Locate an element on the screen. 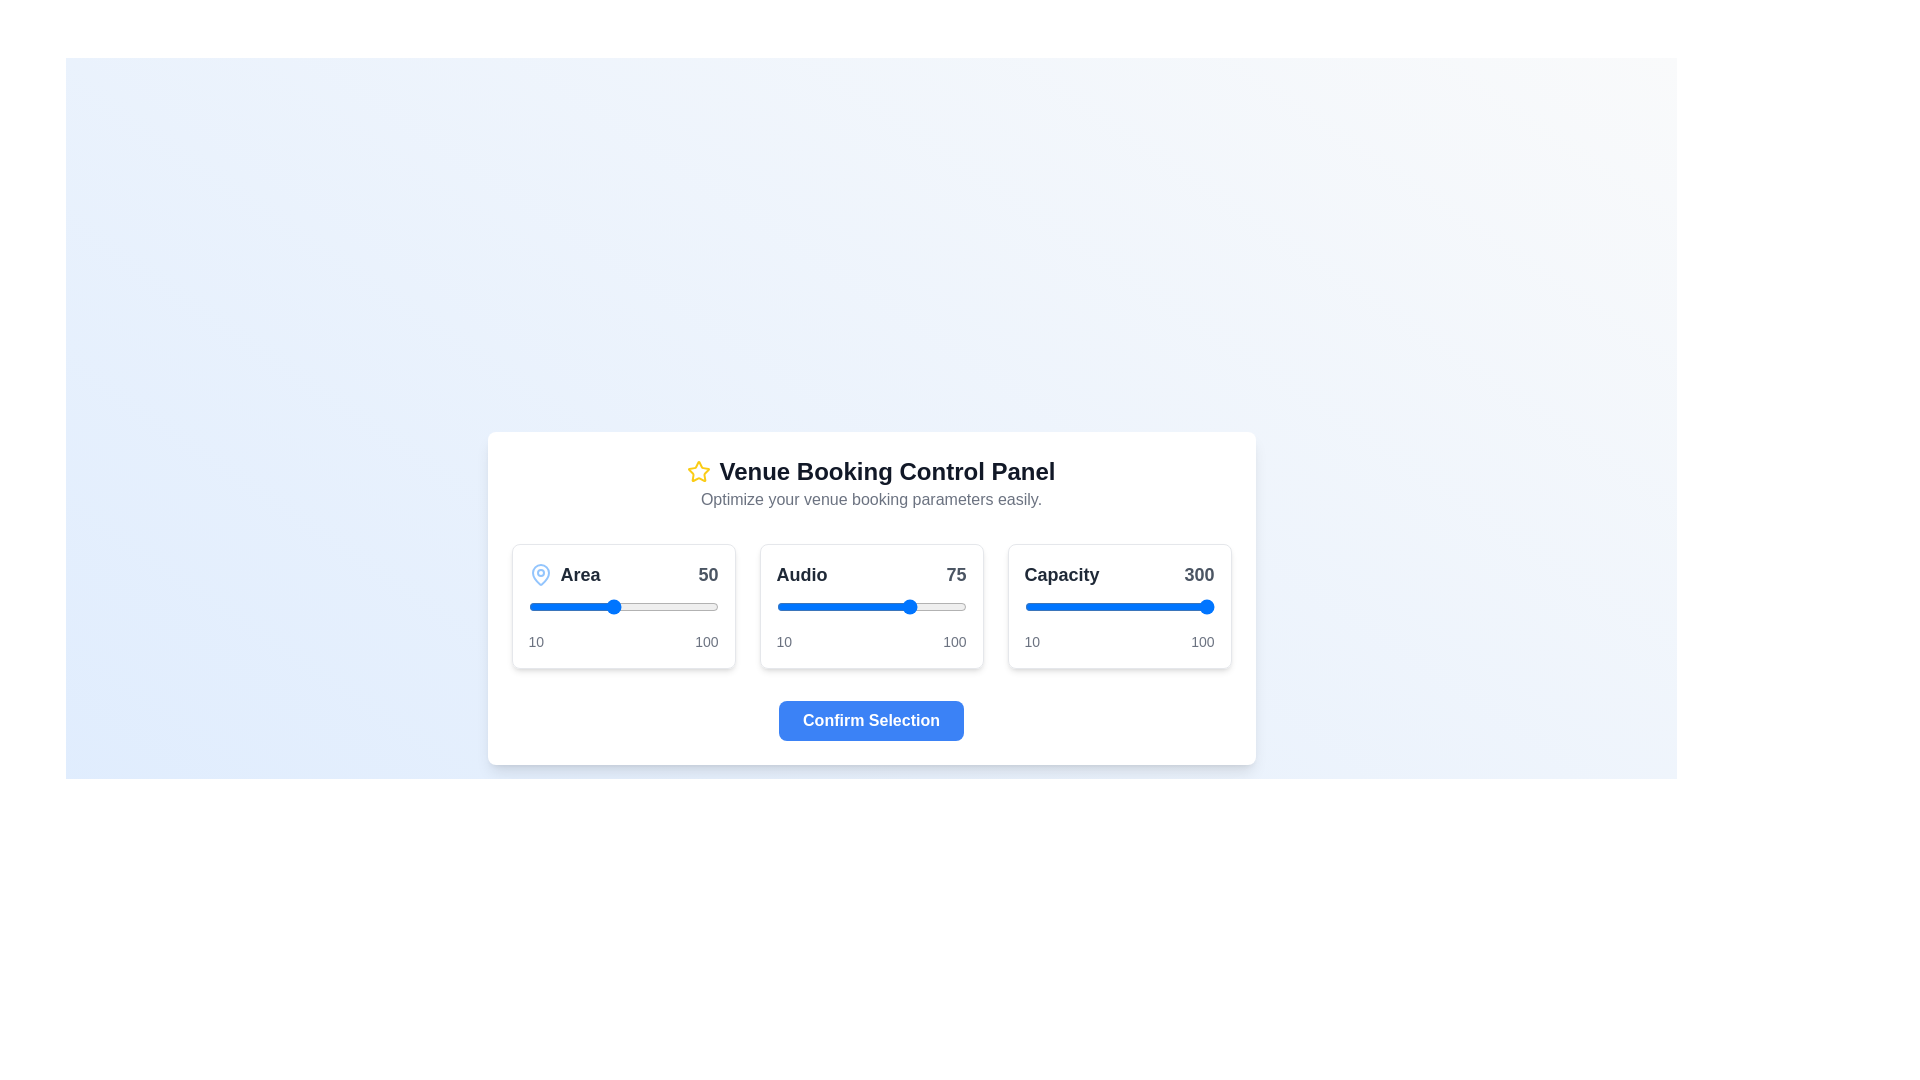 The image size is (1920, 1080). capacity is located at coordinates (1125, 605).